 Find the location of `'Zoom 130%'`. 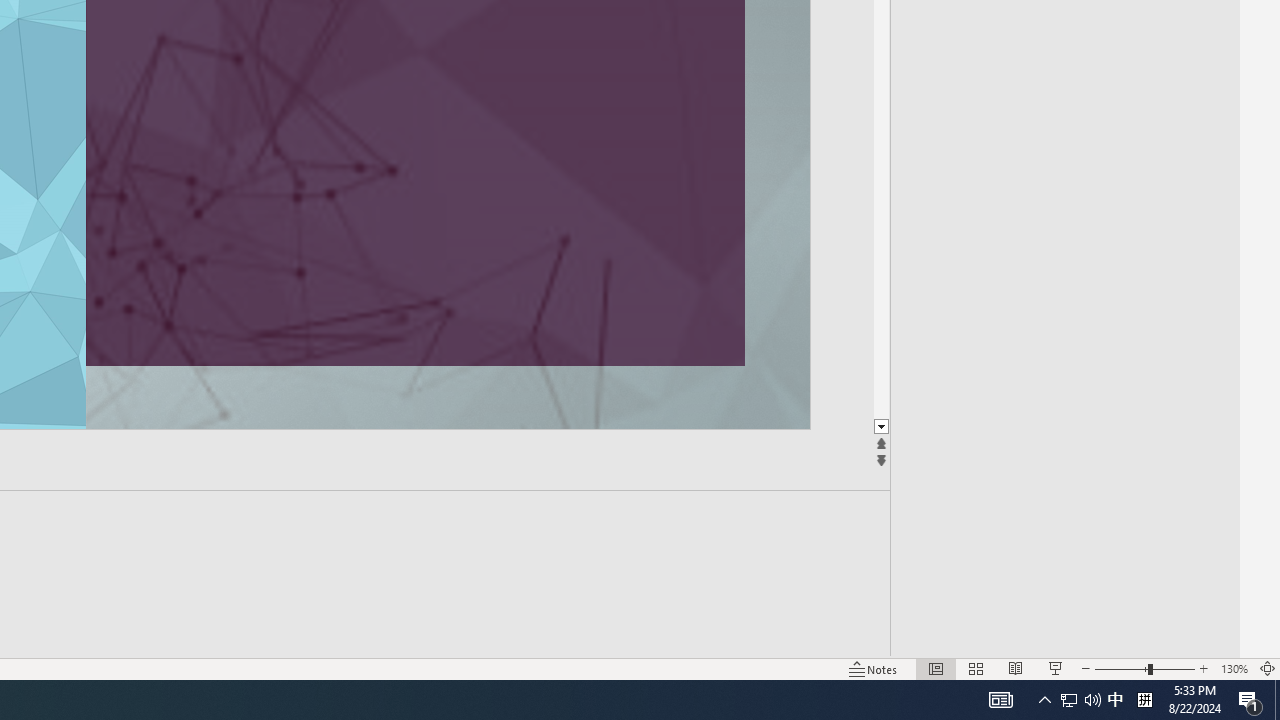

'Zoom 130%' is located at coordinates (1233, 669).